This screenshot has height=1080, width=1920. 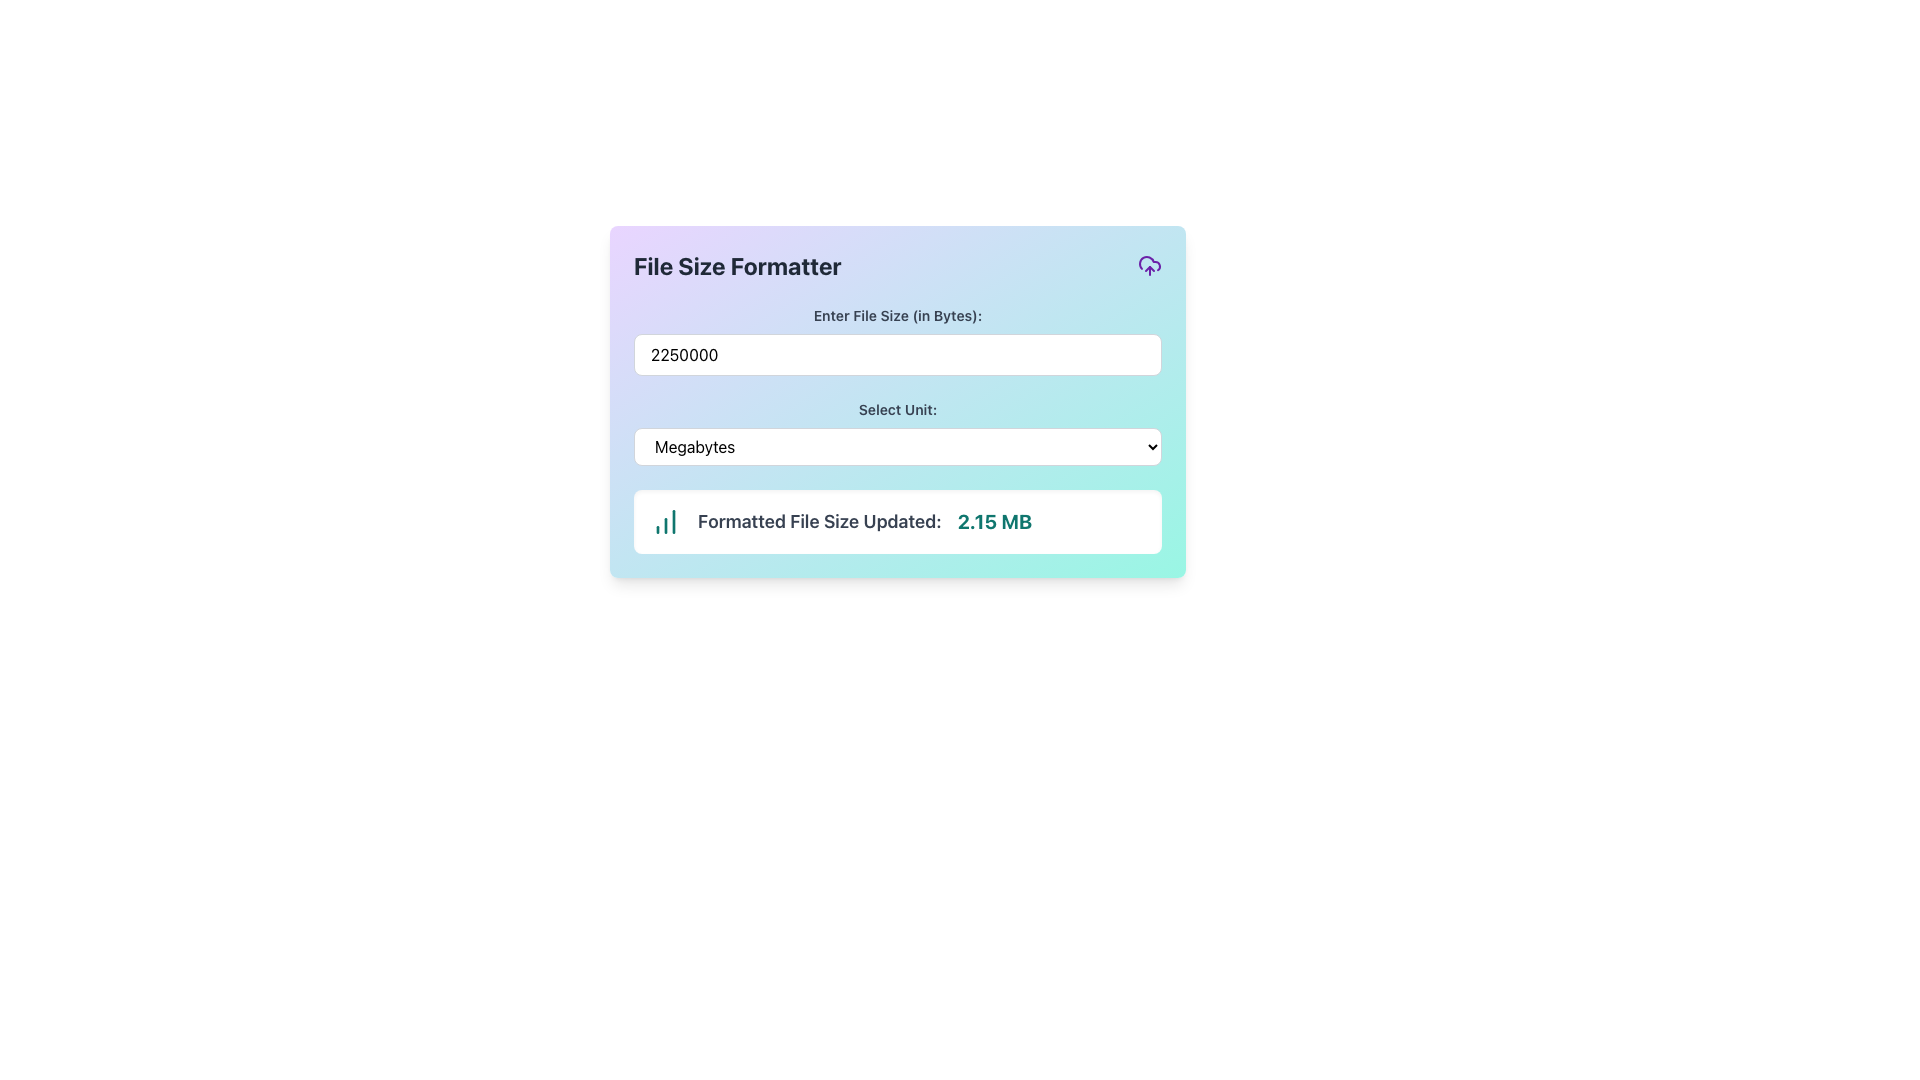 I want to click on a unit from the dropdown menu labeled 'Select Unit:' which currently displays 'Megabytes', so click(x=896, y=431).